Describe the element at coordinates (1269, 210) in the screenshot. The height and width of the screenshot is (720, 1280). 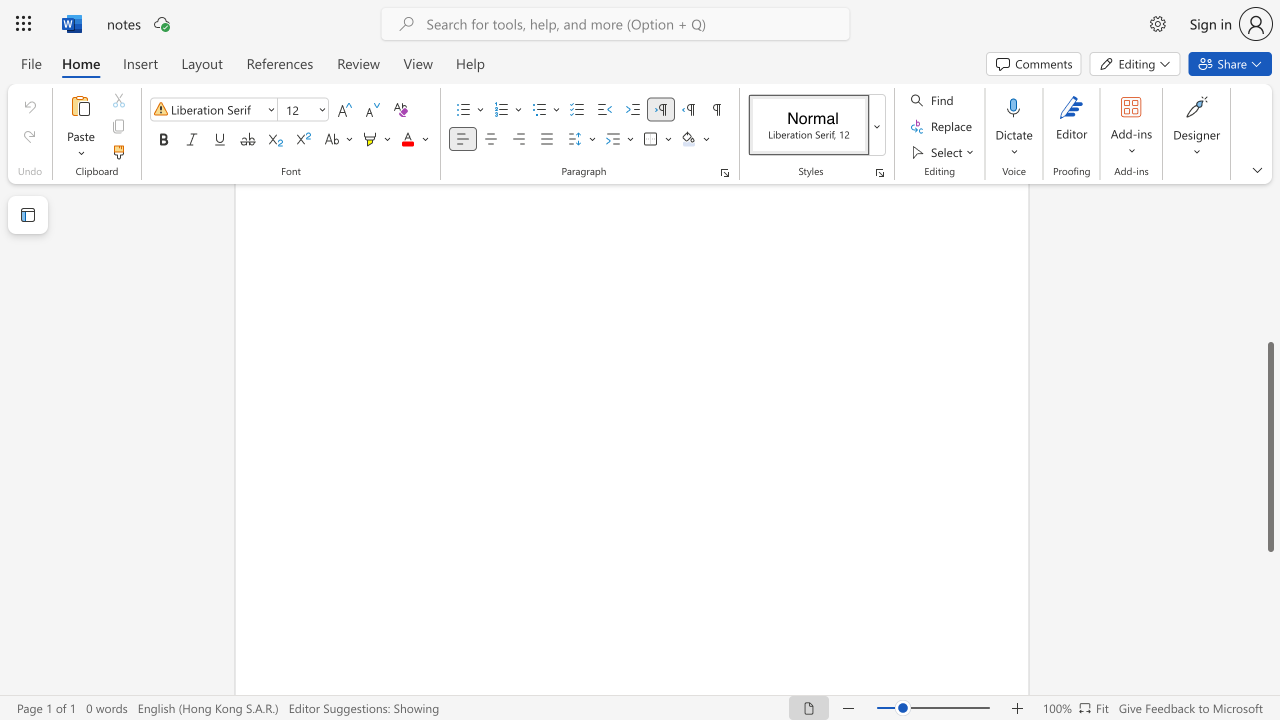
I see `the scrollbar` at that location.